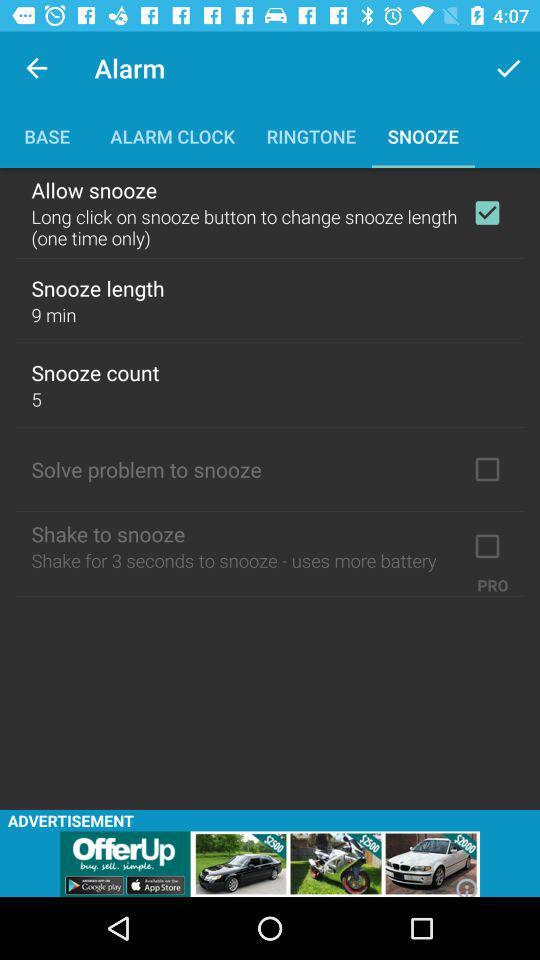 This screenshot has width=540, height=960. Describe the element at coordinates (486, 546) in the screenshot. I see `check box` at that location.